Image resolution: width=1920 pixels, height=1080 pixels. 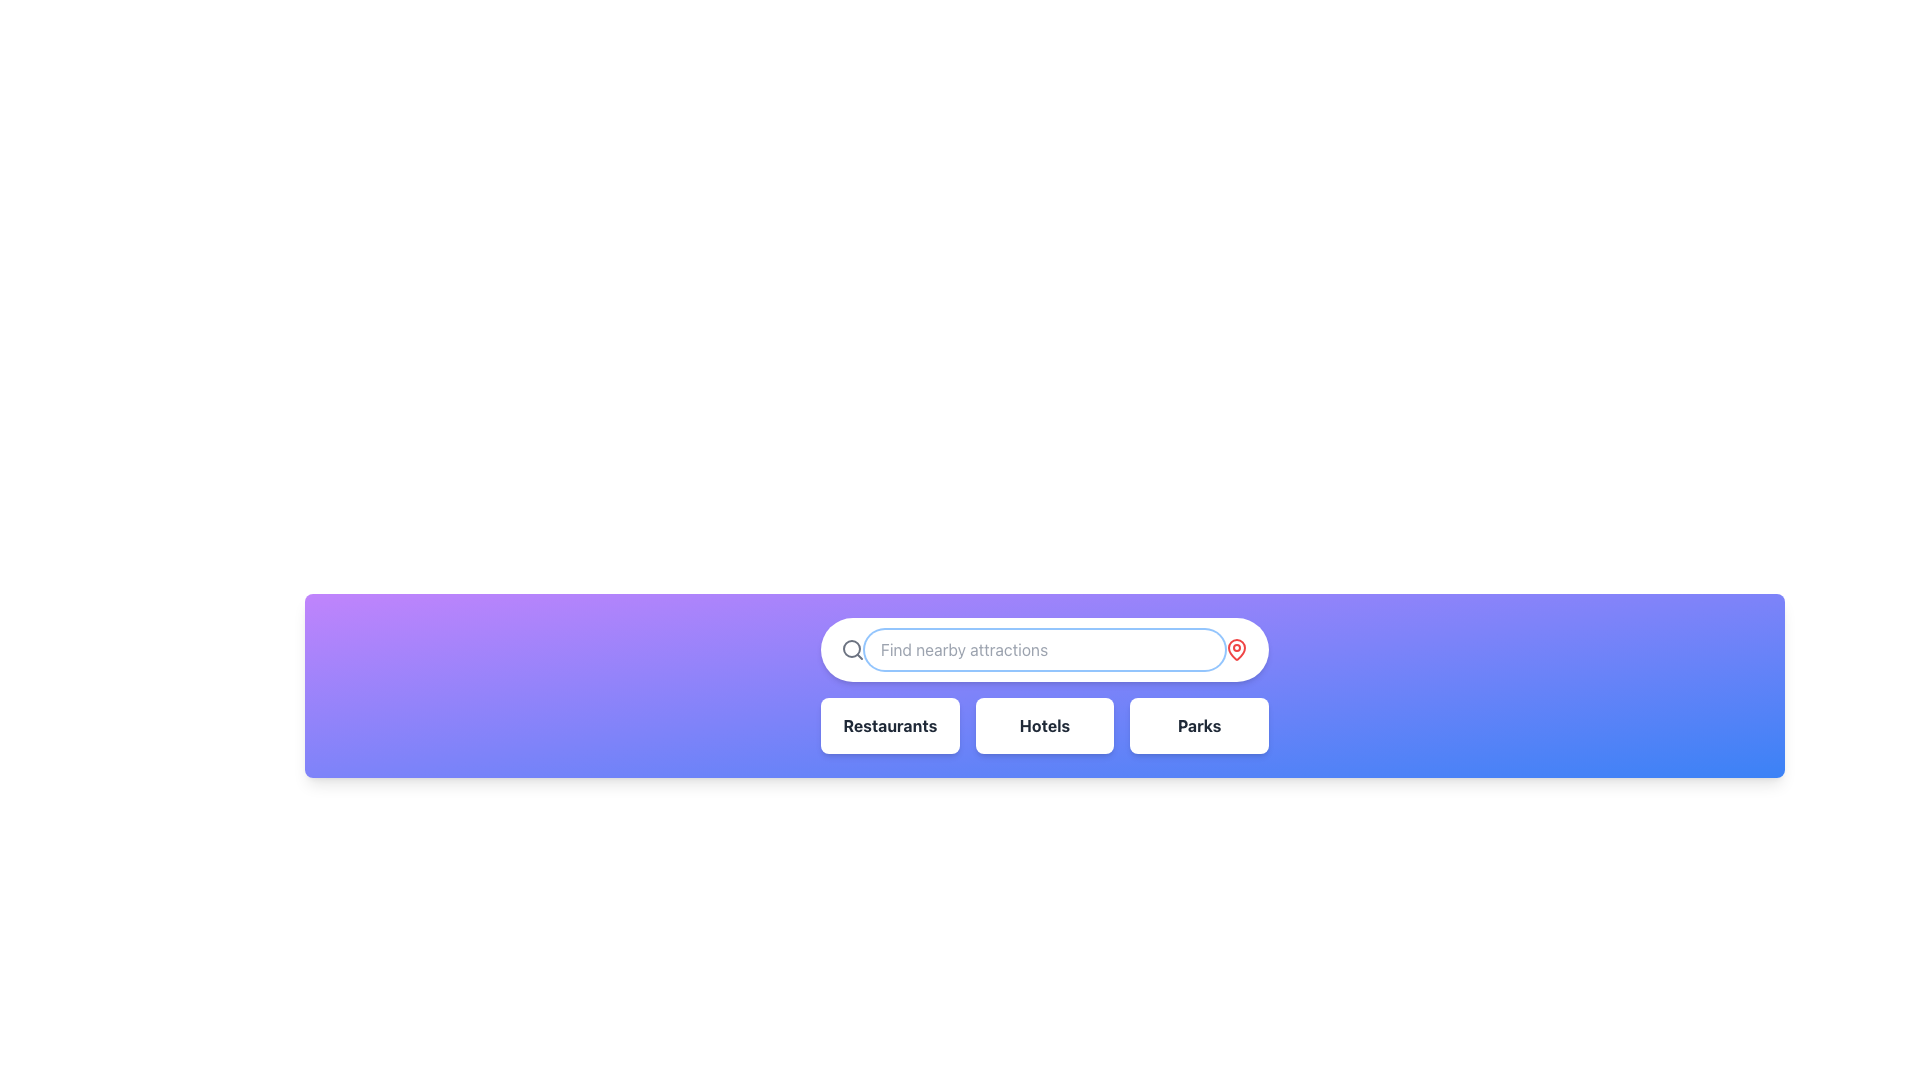 I want to click on text from the label that serves as a category filter for 'Restaurants', located in the first of three sibling cards underneath the horizontal search bar, so click(x=889, y=725).